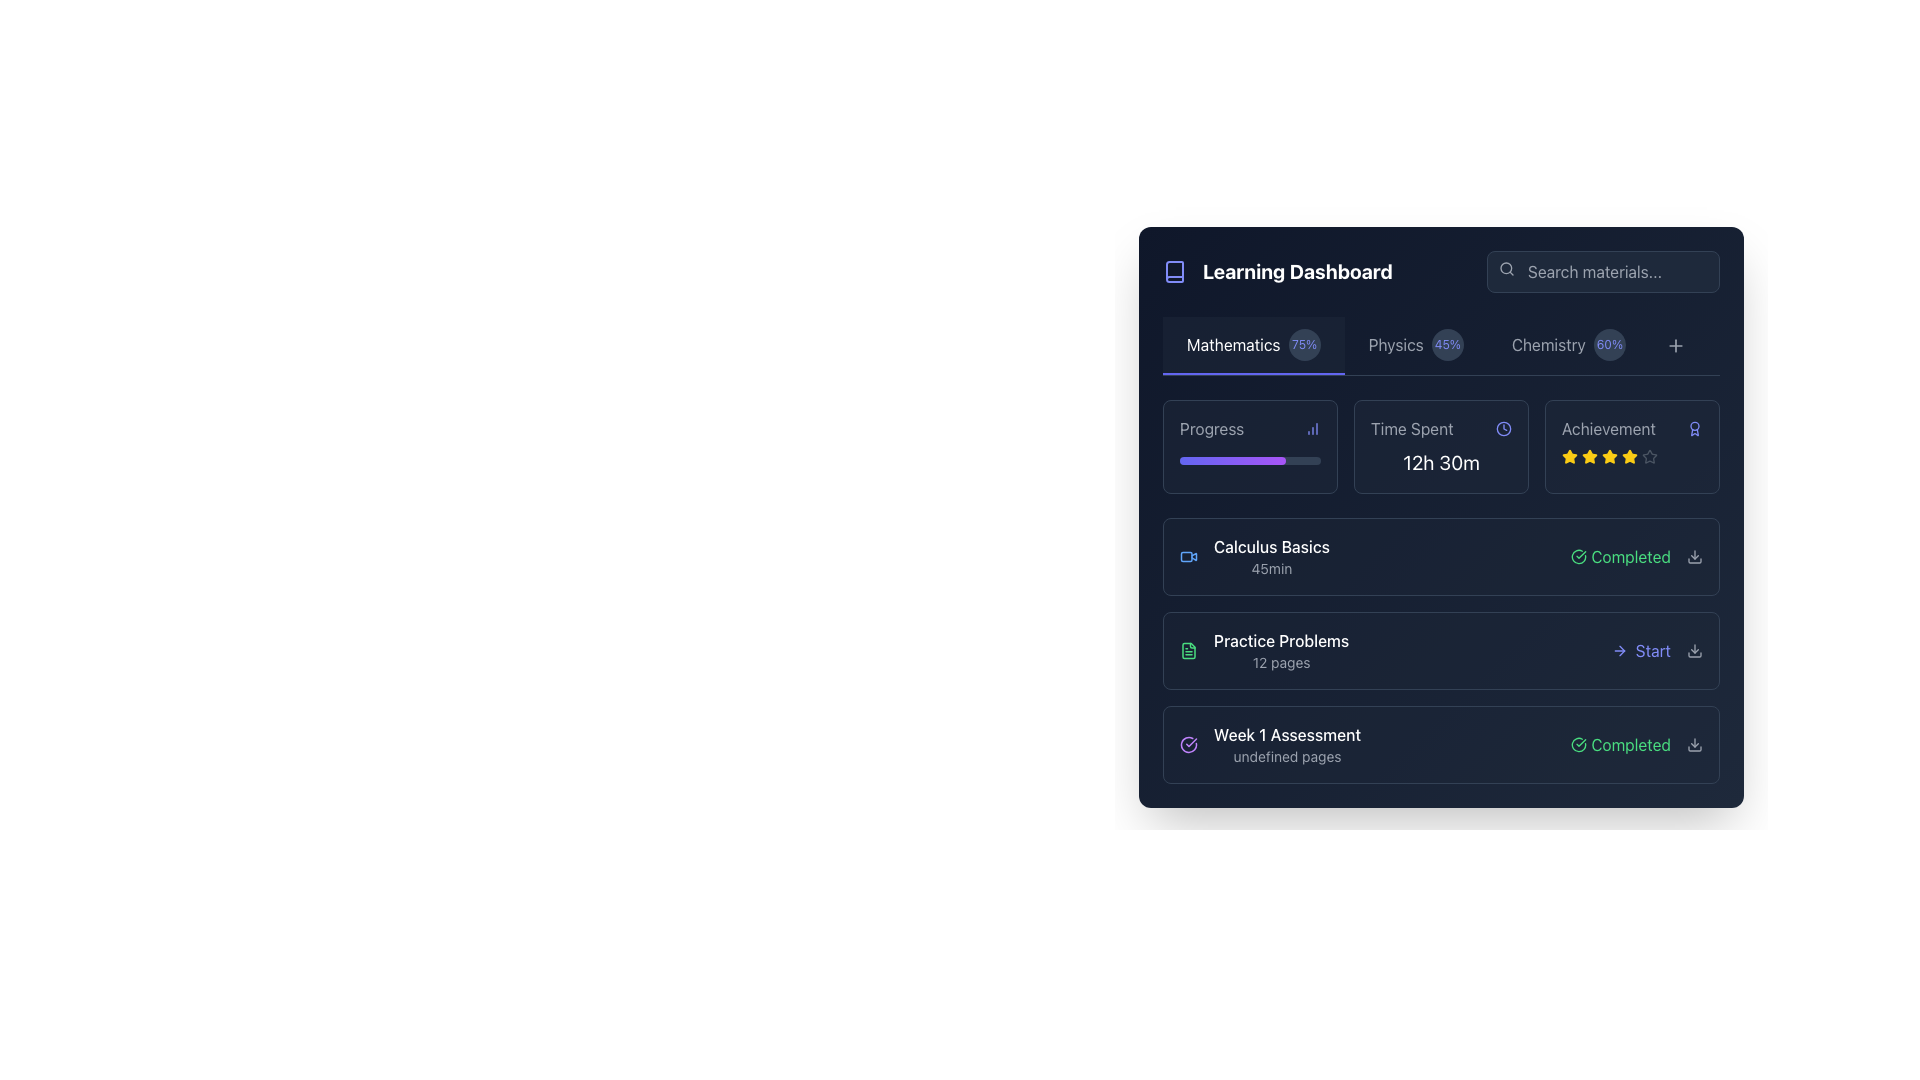 The height and width of the screenshot is (1080, 1920). I want to click on the 'Mathematics' label with progress indicator displaying '75%', so click(1252, 343).